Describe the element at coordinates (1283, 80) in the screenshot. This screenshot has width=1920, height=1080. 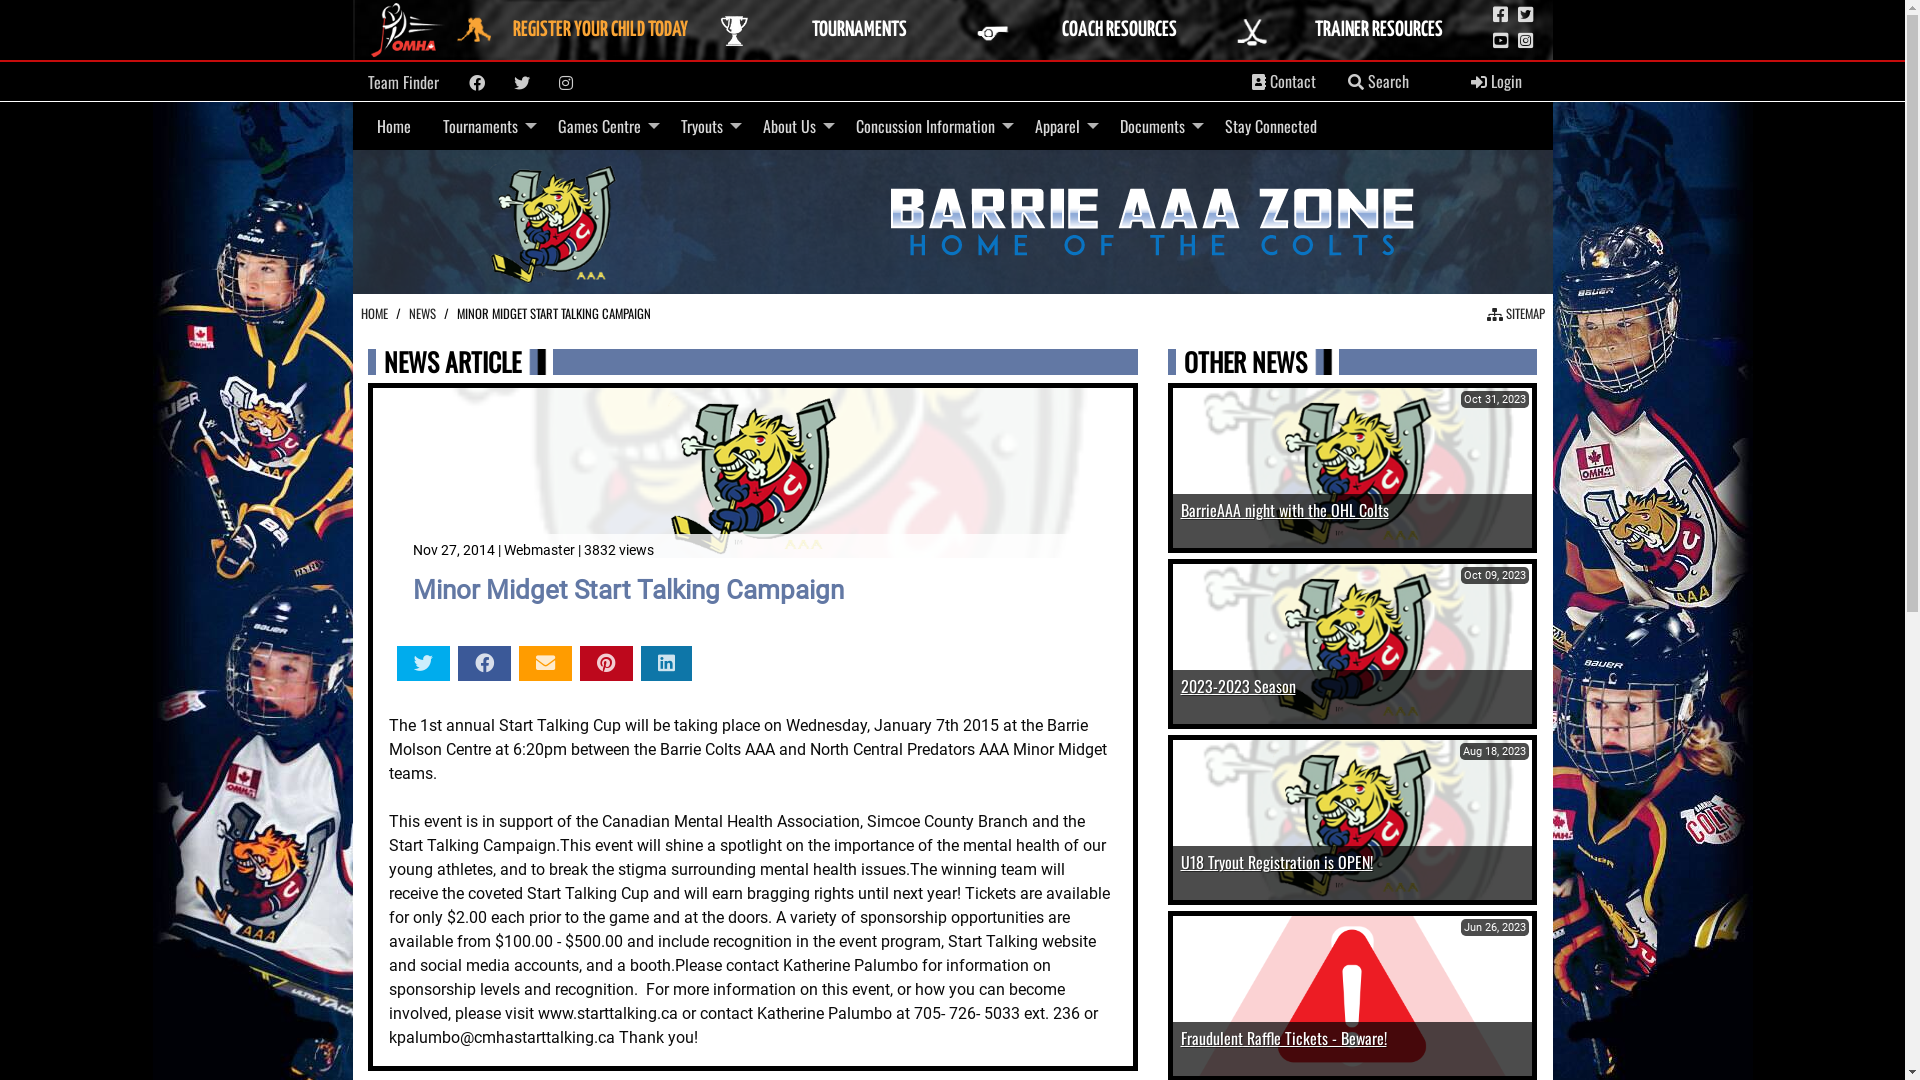
I see `' Contact'` at that location.